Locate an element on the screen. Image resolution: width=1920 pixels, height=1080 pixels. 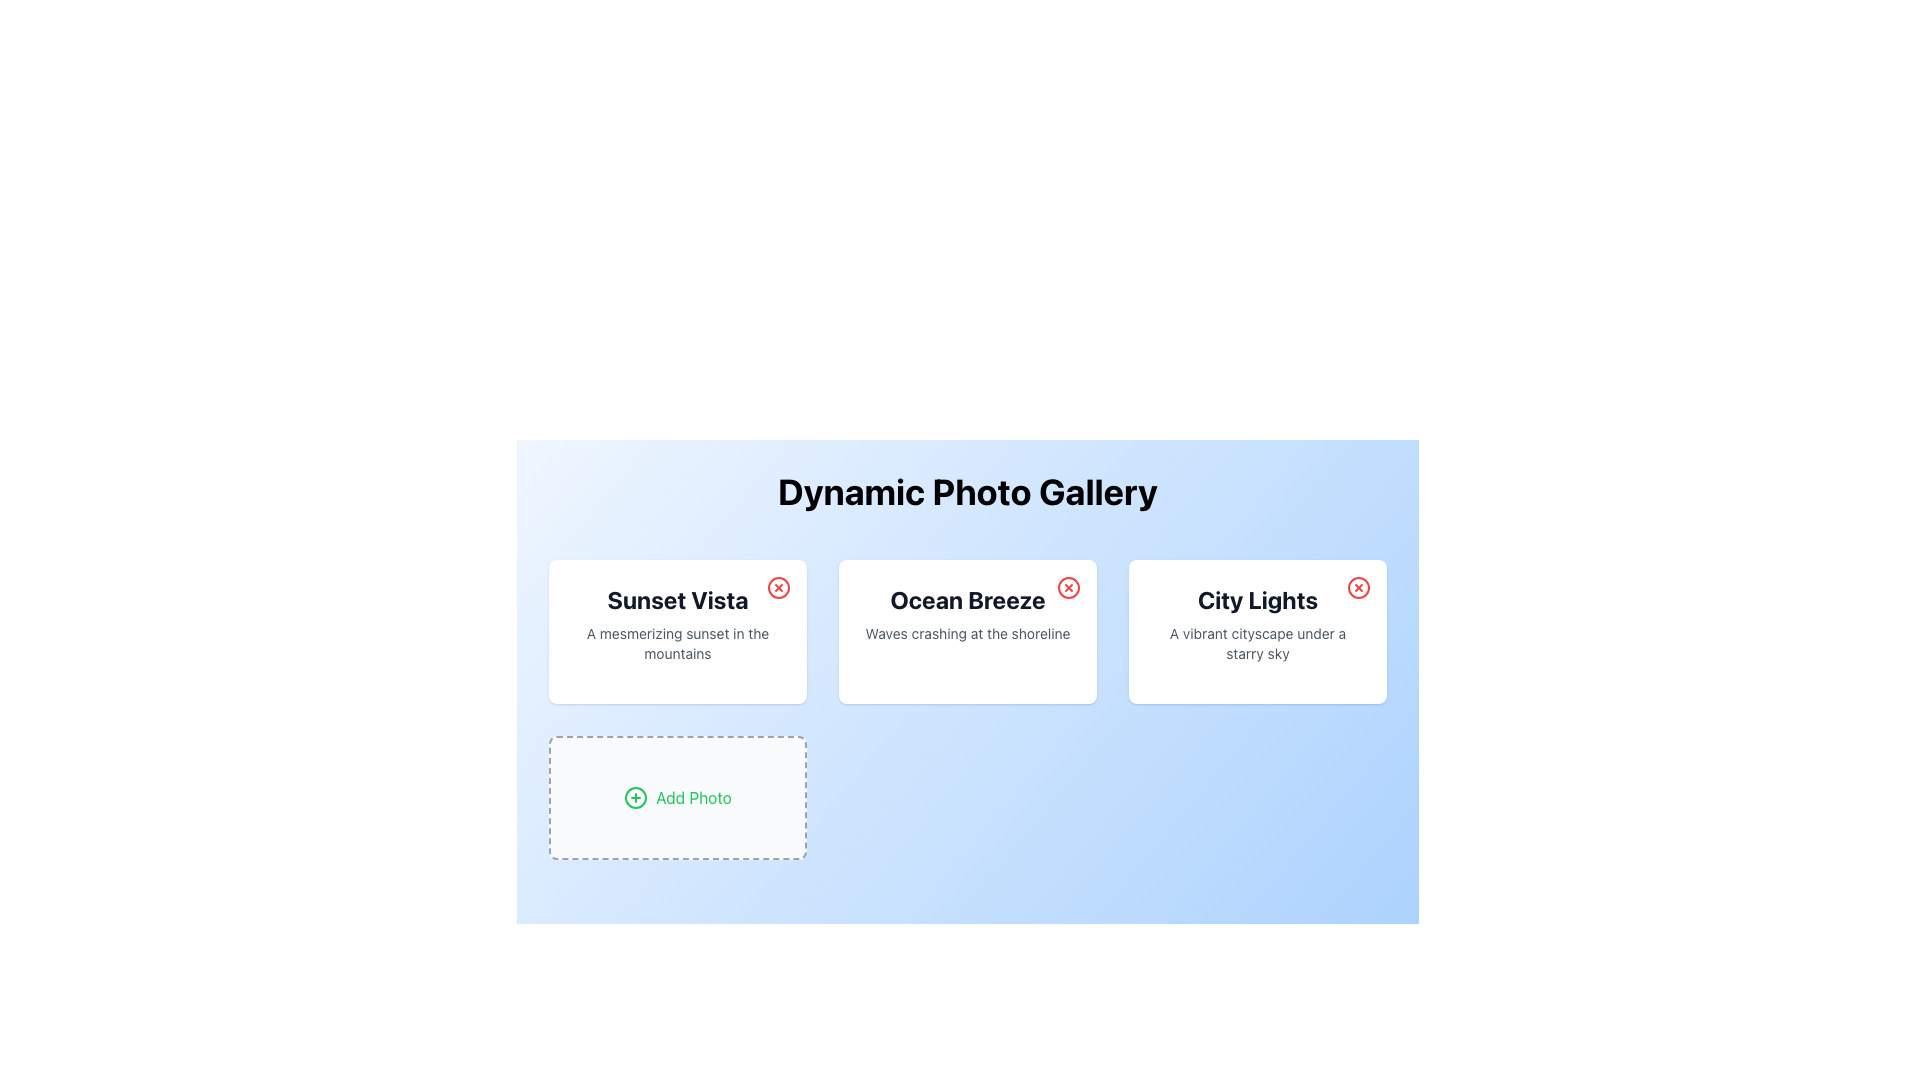
the text label displaying 'Sunset Vista', which serves as the primary identifier for the card located at the top portion of a white card is located at coordinates (677, 599).